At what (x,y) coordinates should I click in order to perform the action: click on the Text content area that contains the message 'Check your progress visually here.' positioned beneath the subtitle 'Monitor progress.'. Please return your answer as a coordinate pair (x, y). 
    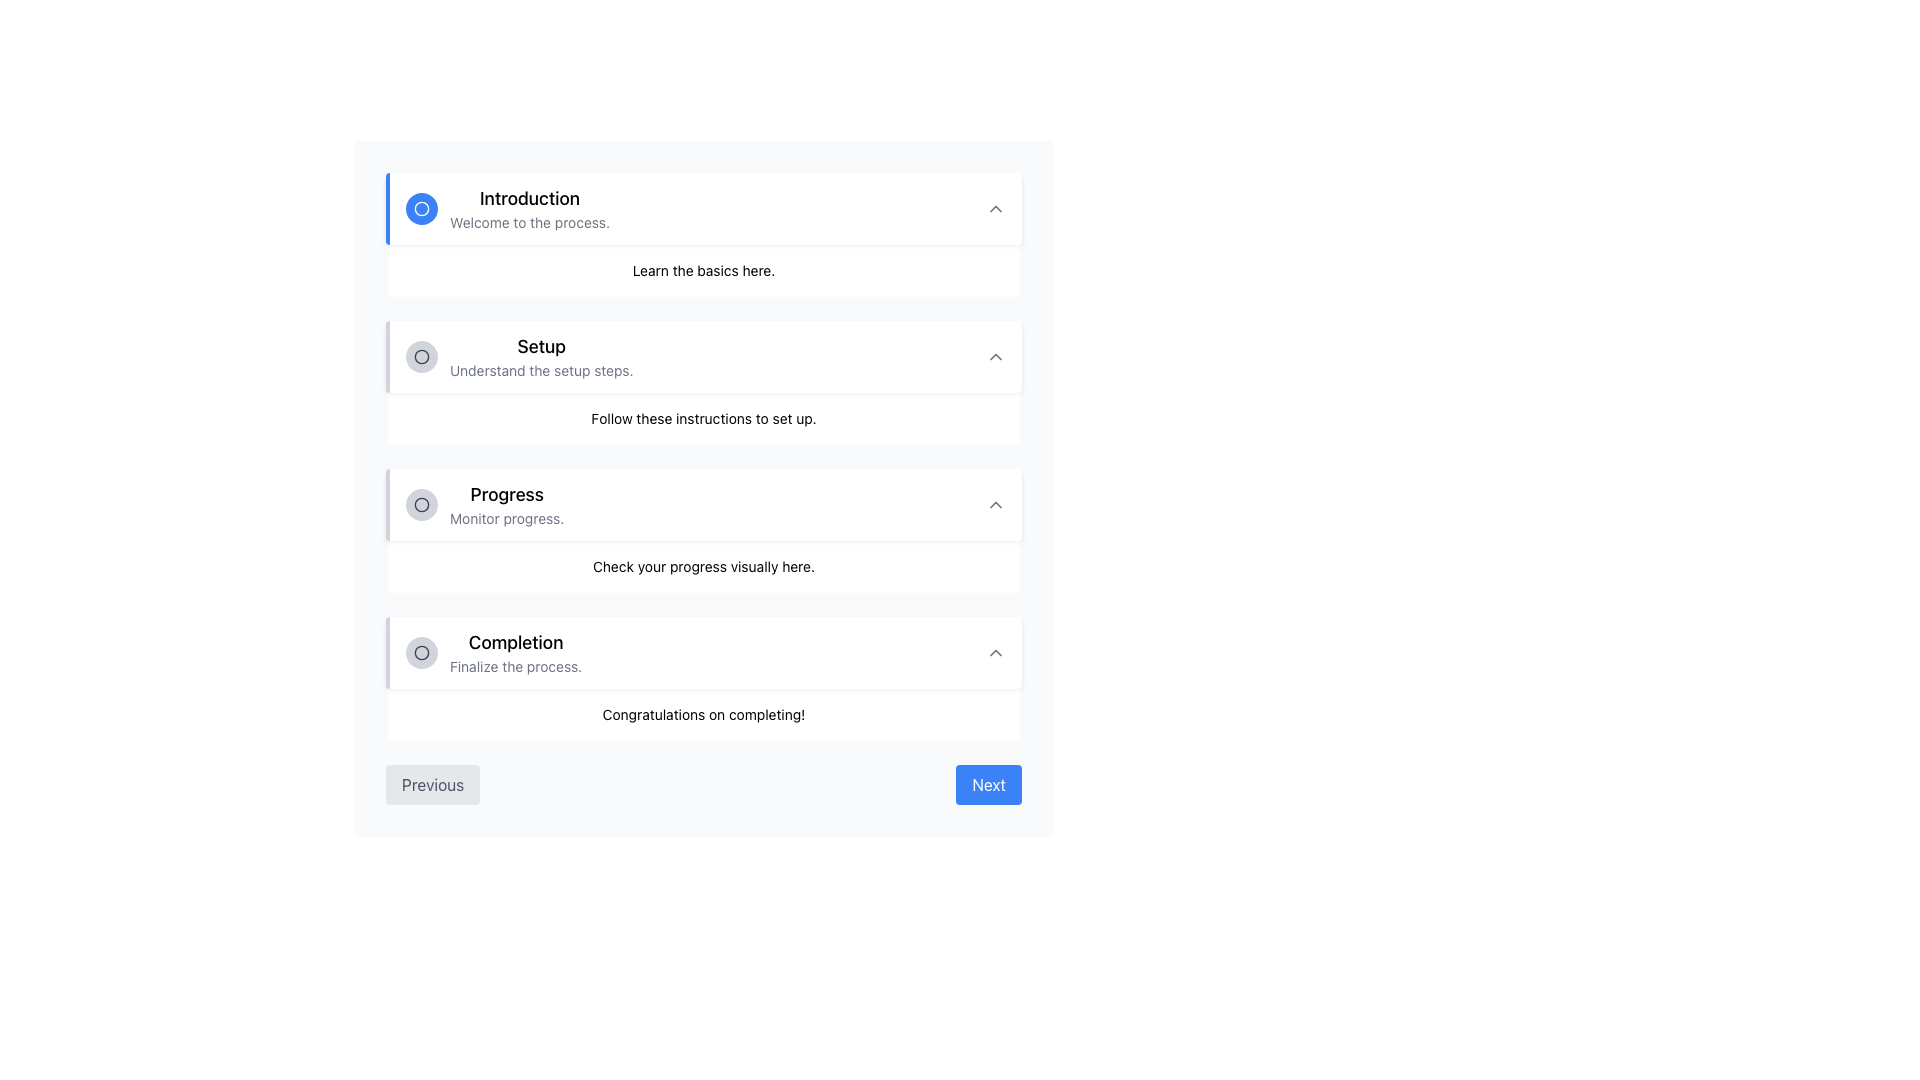
    Looking at the image, I should click on (704, 567).